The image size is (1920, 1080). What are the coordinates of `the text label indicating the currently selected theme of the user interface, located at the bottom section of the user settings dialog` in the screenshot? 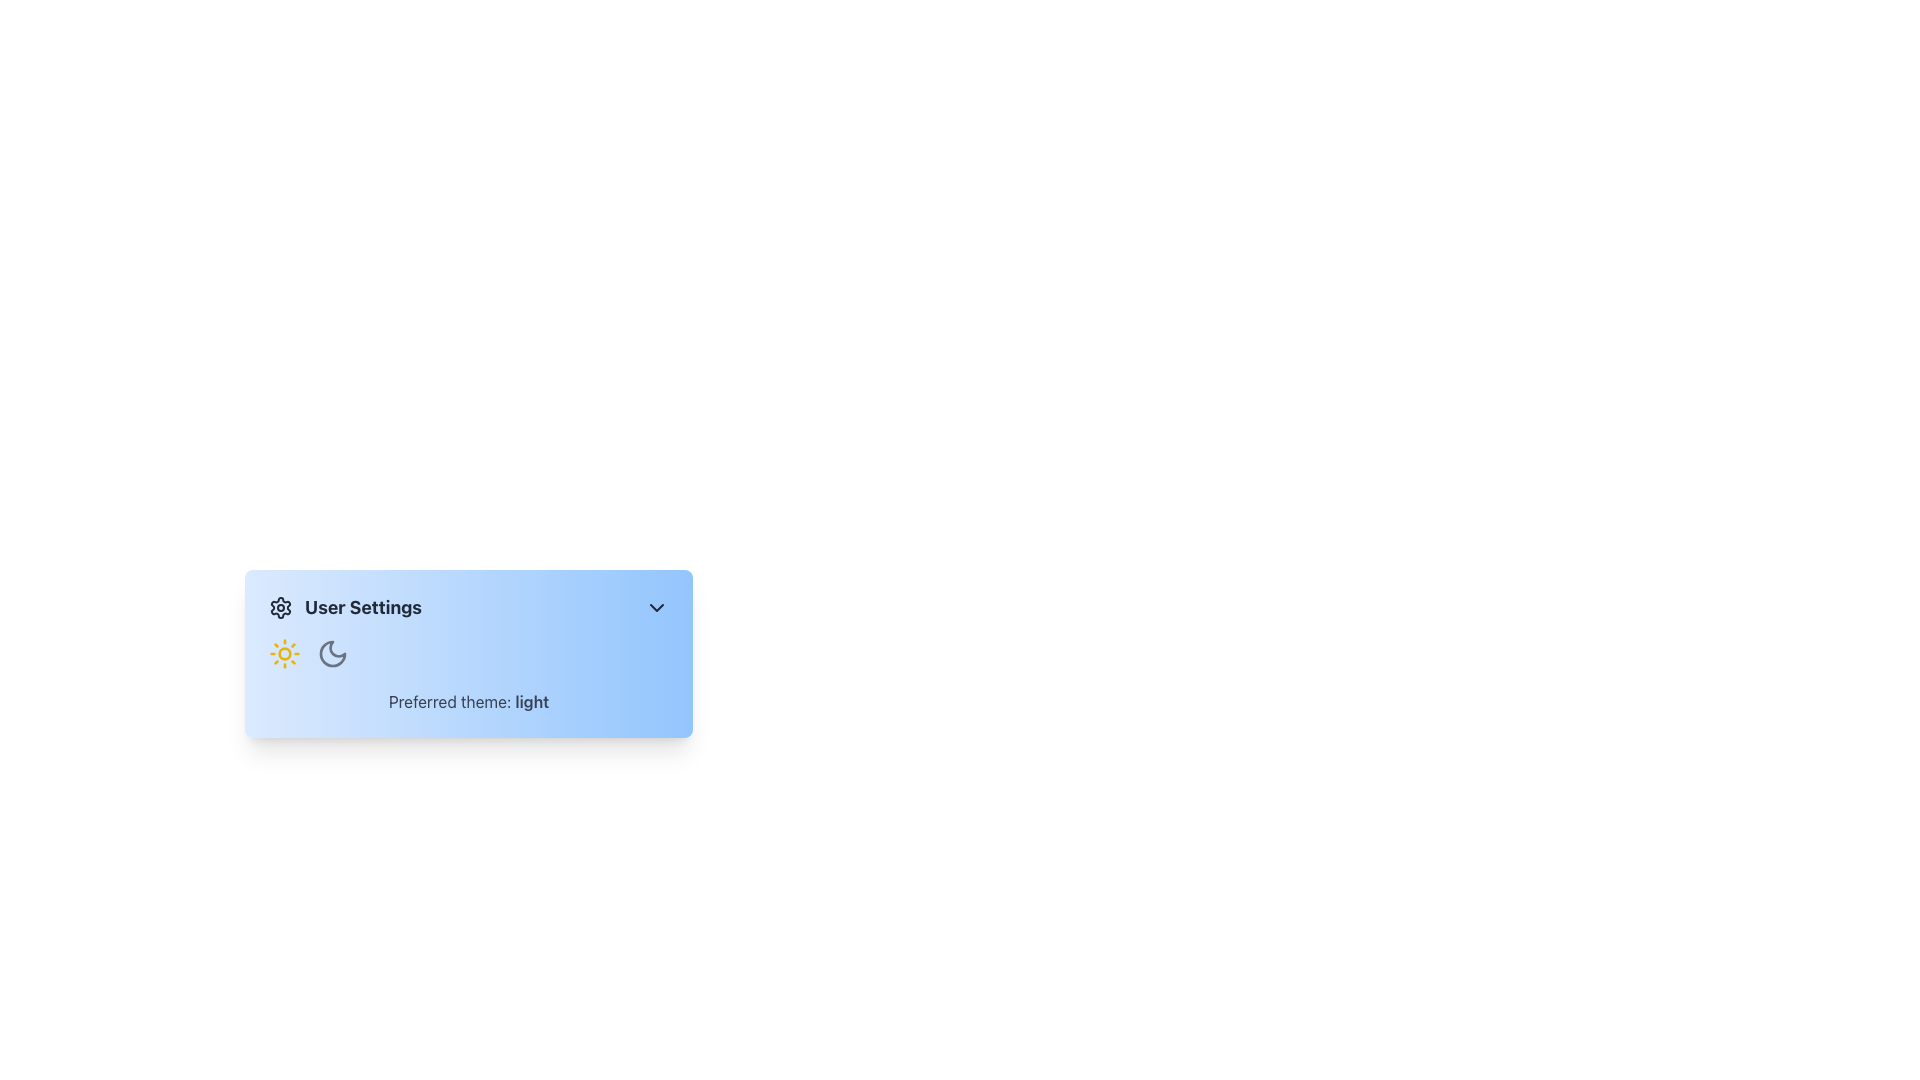 It's located at (468, 701).